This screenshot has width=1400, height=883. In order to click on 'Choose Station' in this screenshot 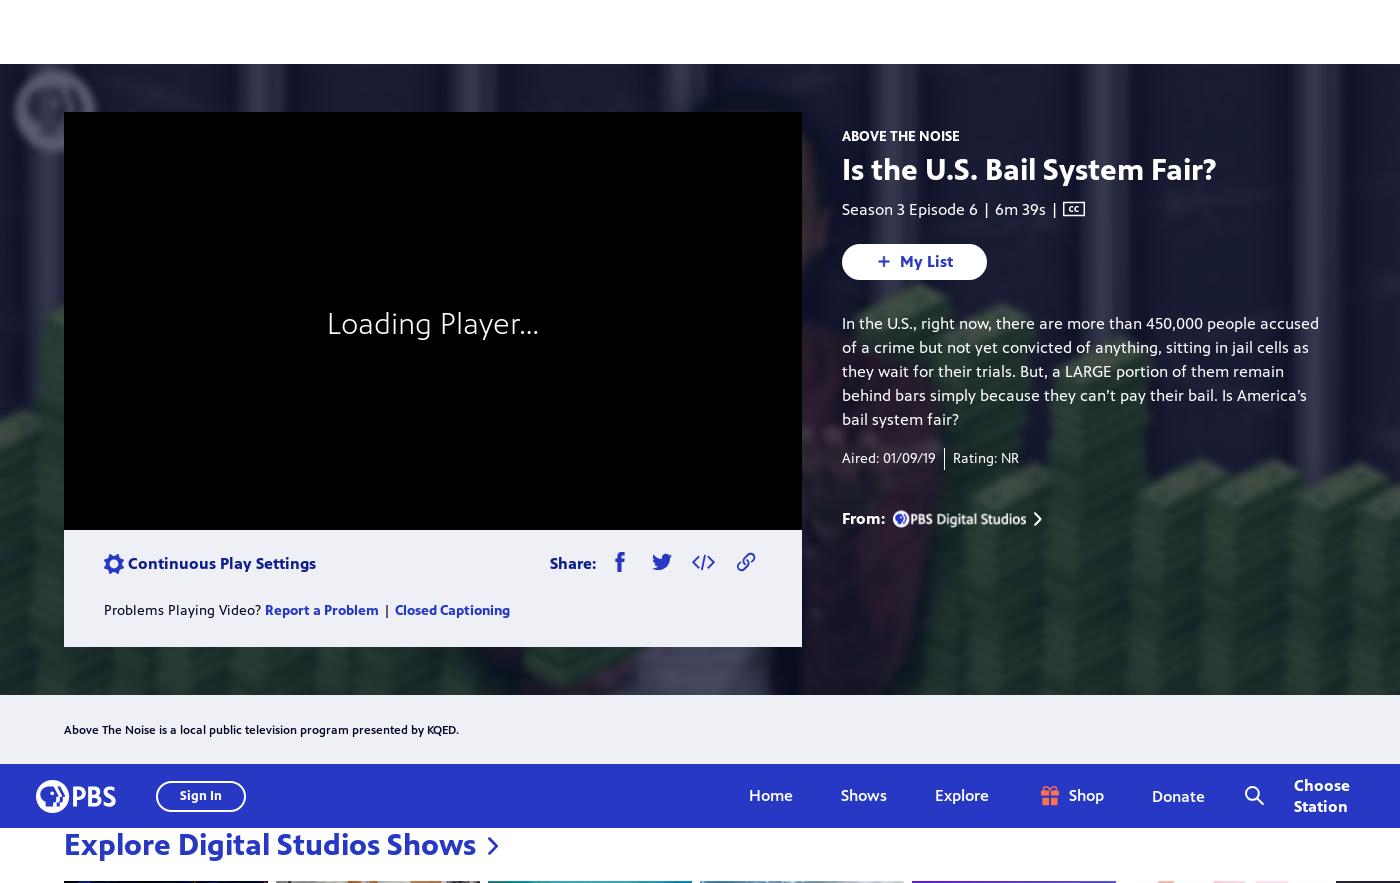, I will do `click(1322, 31)`.